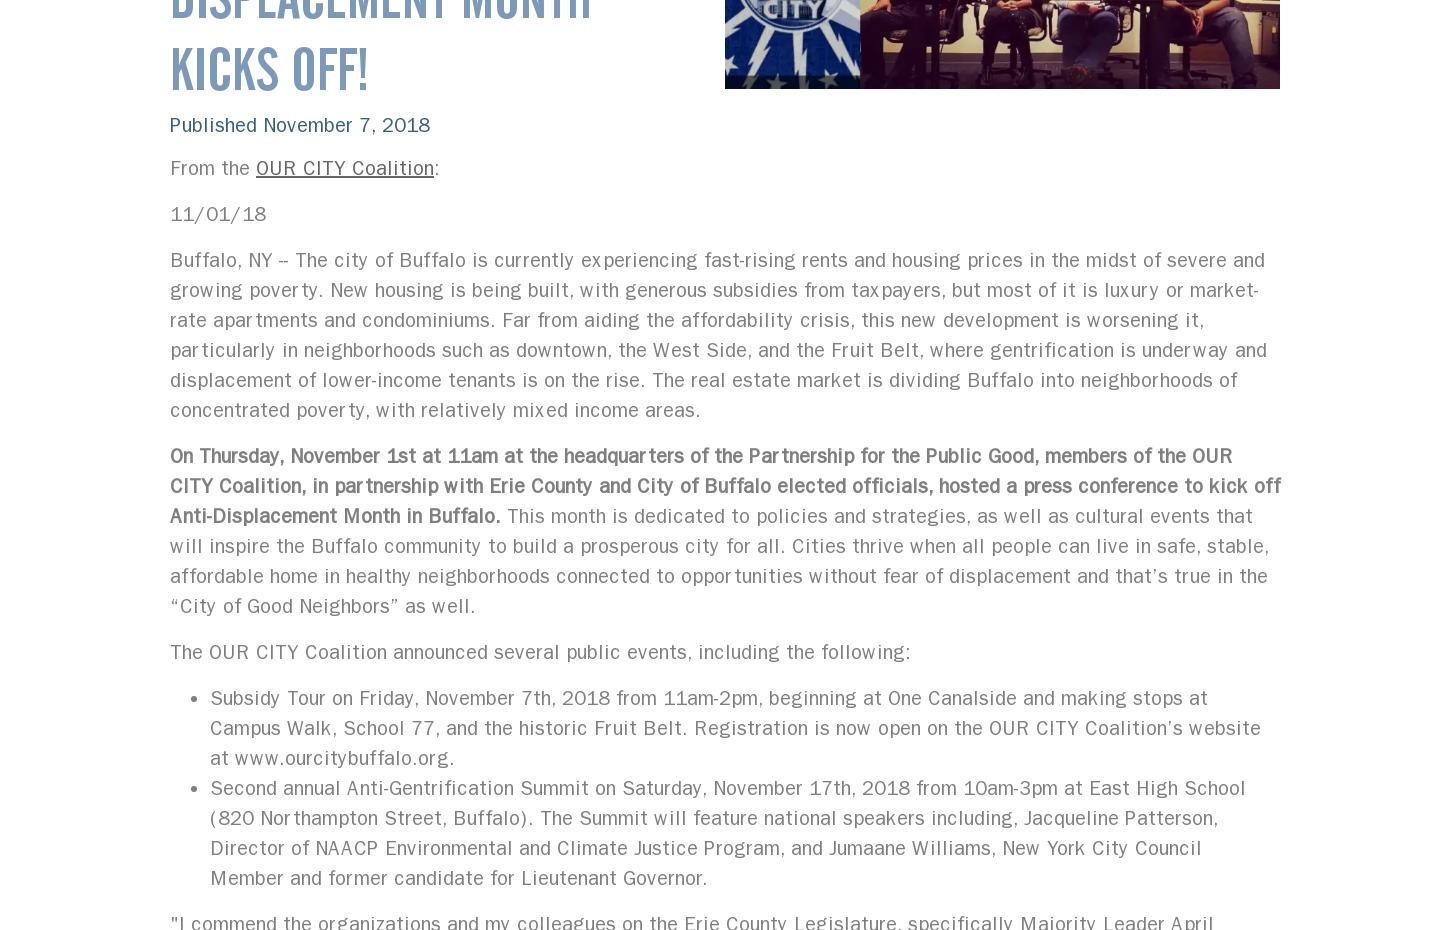  What do you see at coordinates (436, 167) in the screenshot?
I see `':'` at bounding box center [436, 167].